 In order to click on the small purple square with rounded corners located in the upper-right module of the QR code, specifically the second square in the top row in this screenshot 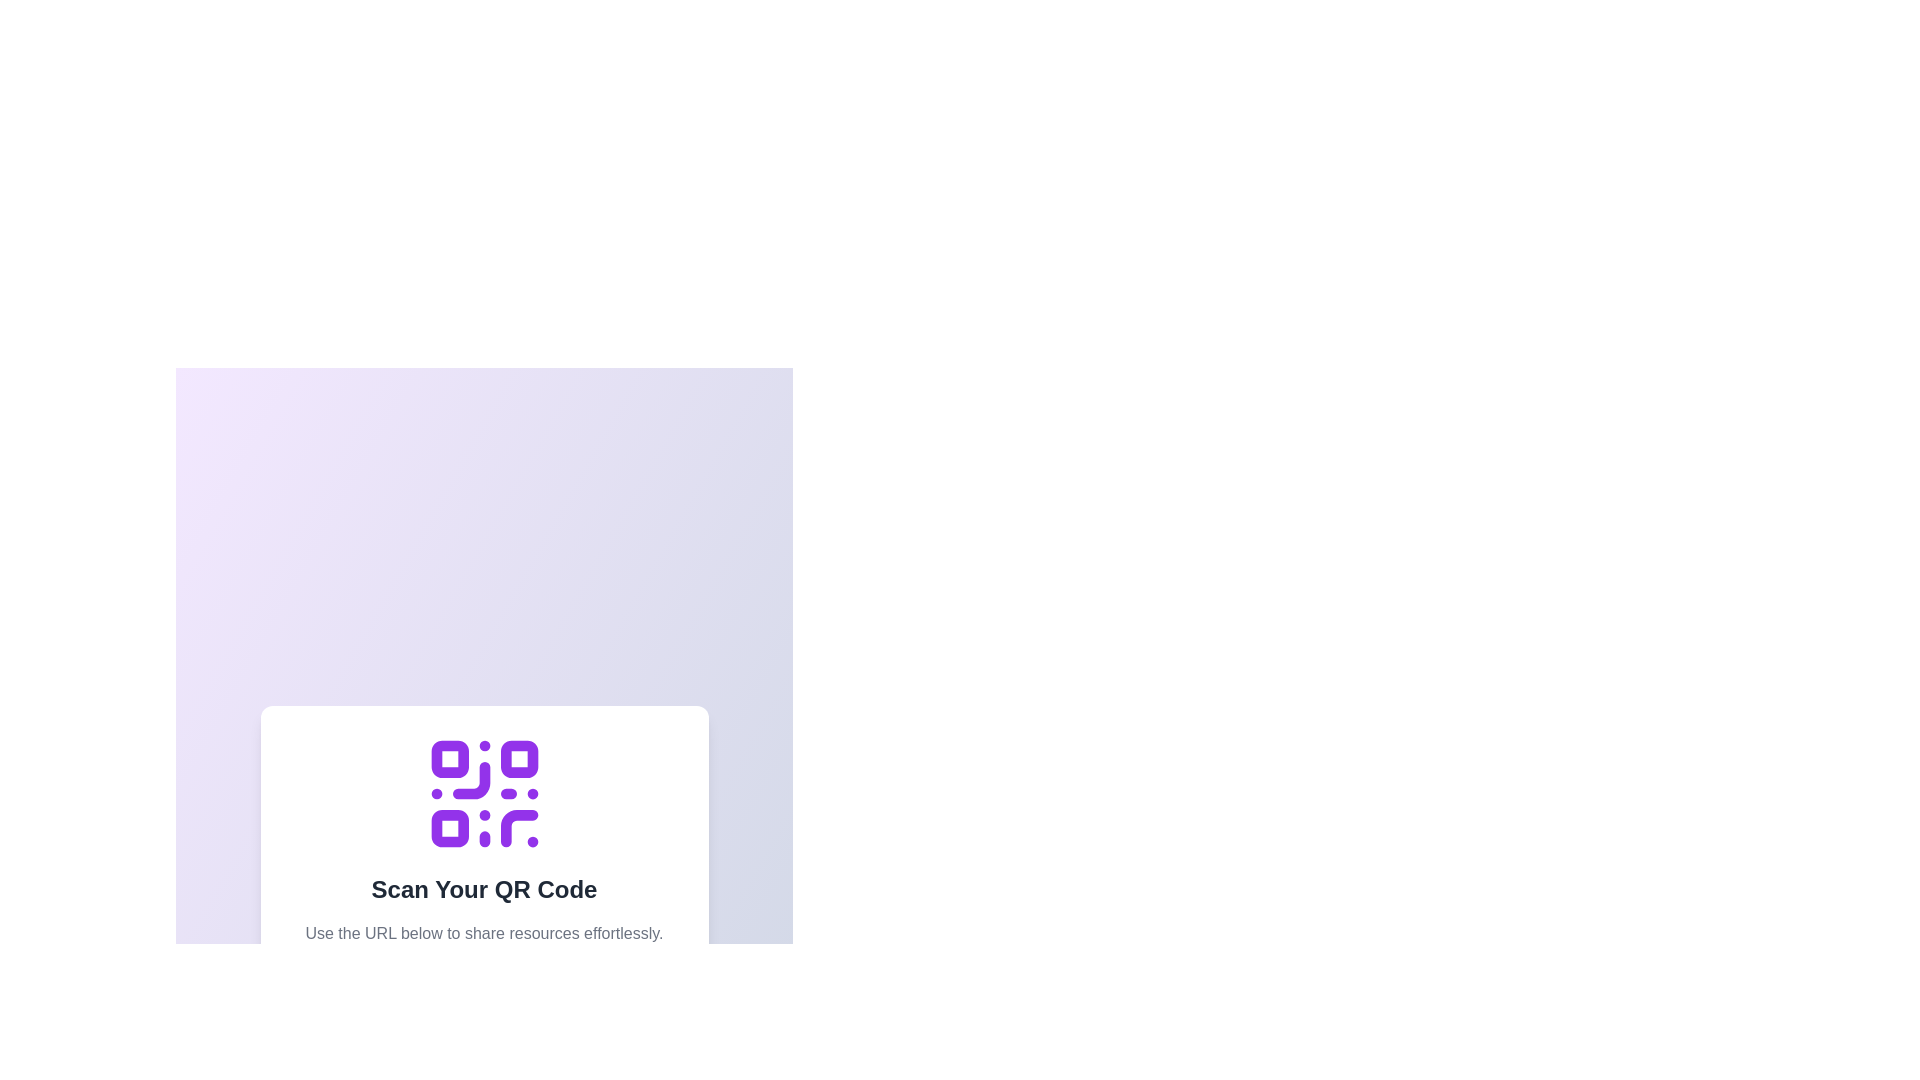, I will do `click(519, 759)`.